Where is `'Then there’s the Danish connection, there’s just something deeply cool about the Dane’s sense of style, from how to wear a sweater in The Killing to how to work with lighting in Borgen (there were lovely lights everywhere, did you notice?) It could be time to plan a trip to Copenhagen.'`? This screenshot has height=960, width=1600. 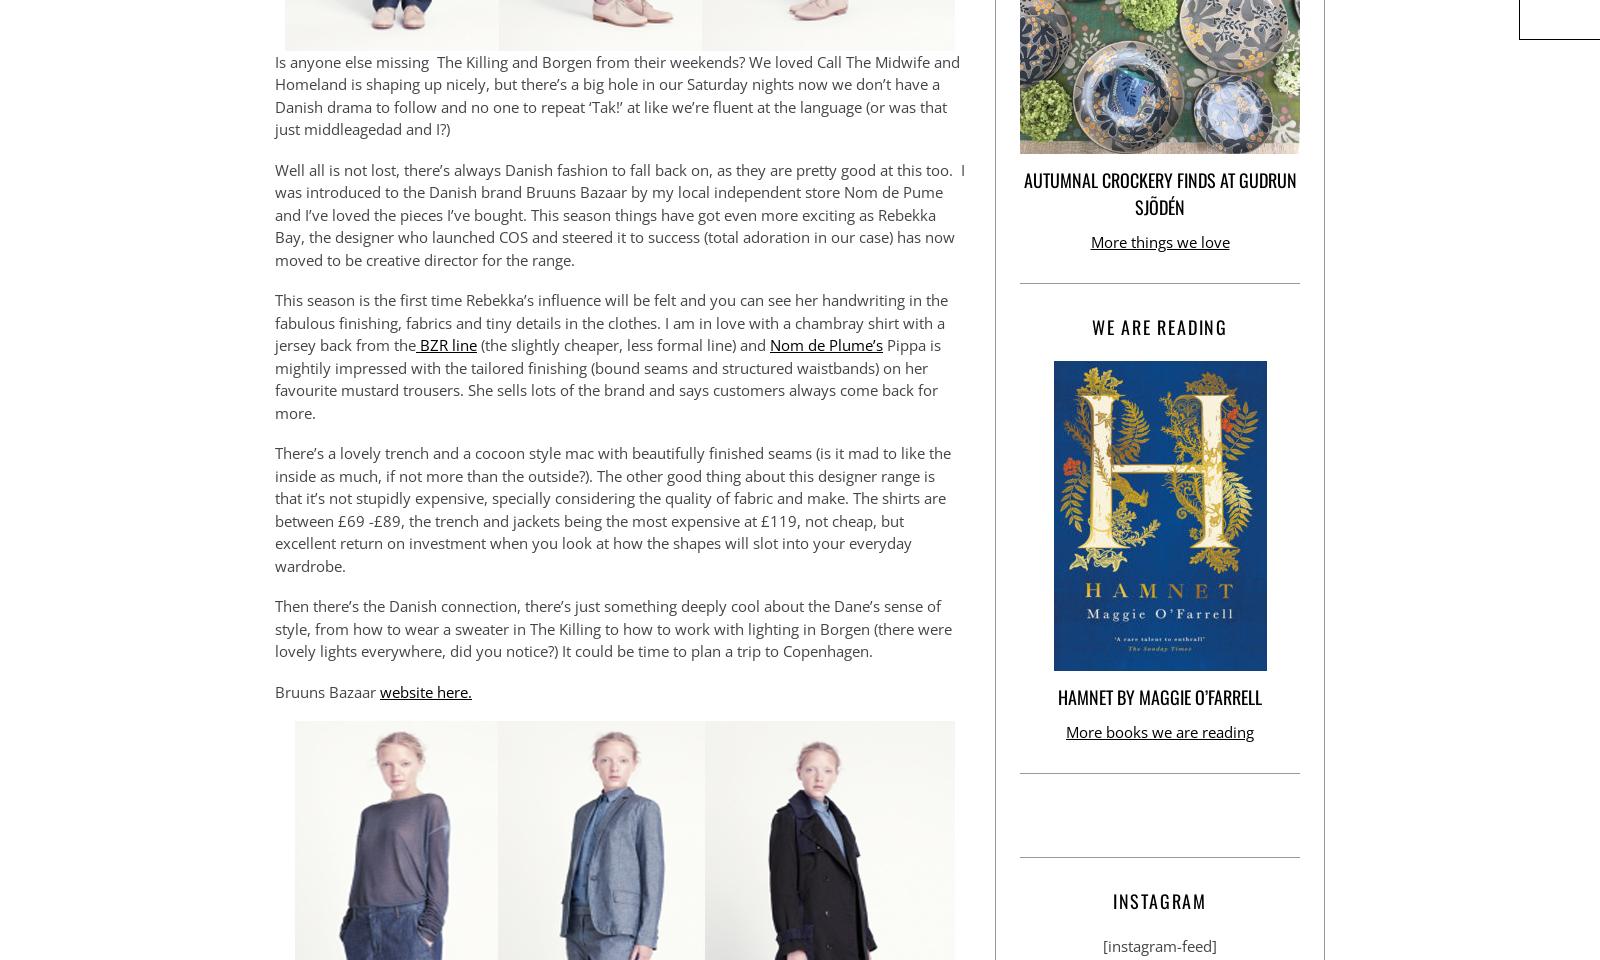
'Then there’s the Danish connection, there’s just something deeply cool about the Dane’s sense of style, from how to wear a sweater in The Killing to how to work with lighting in Borgen (there were lovely lights everywhere, did you notice?) It could be time to plan a trip to Copenhagen.' is located at coordinates (613, 627).